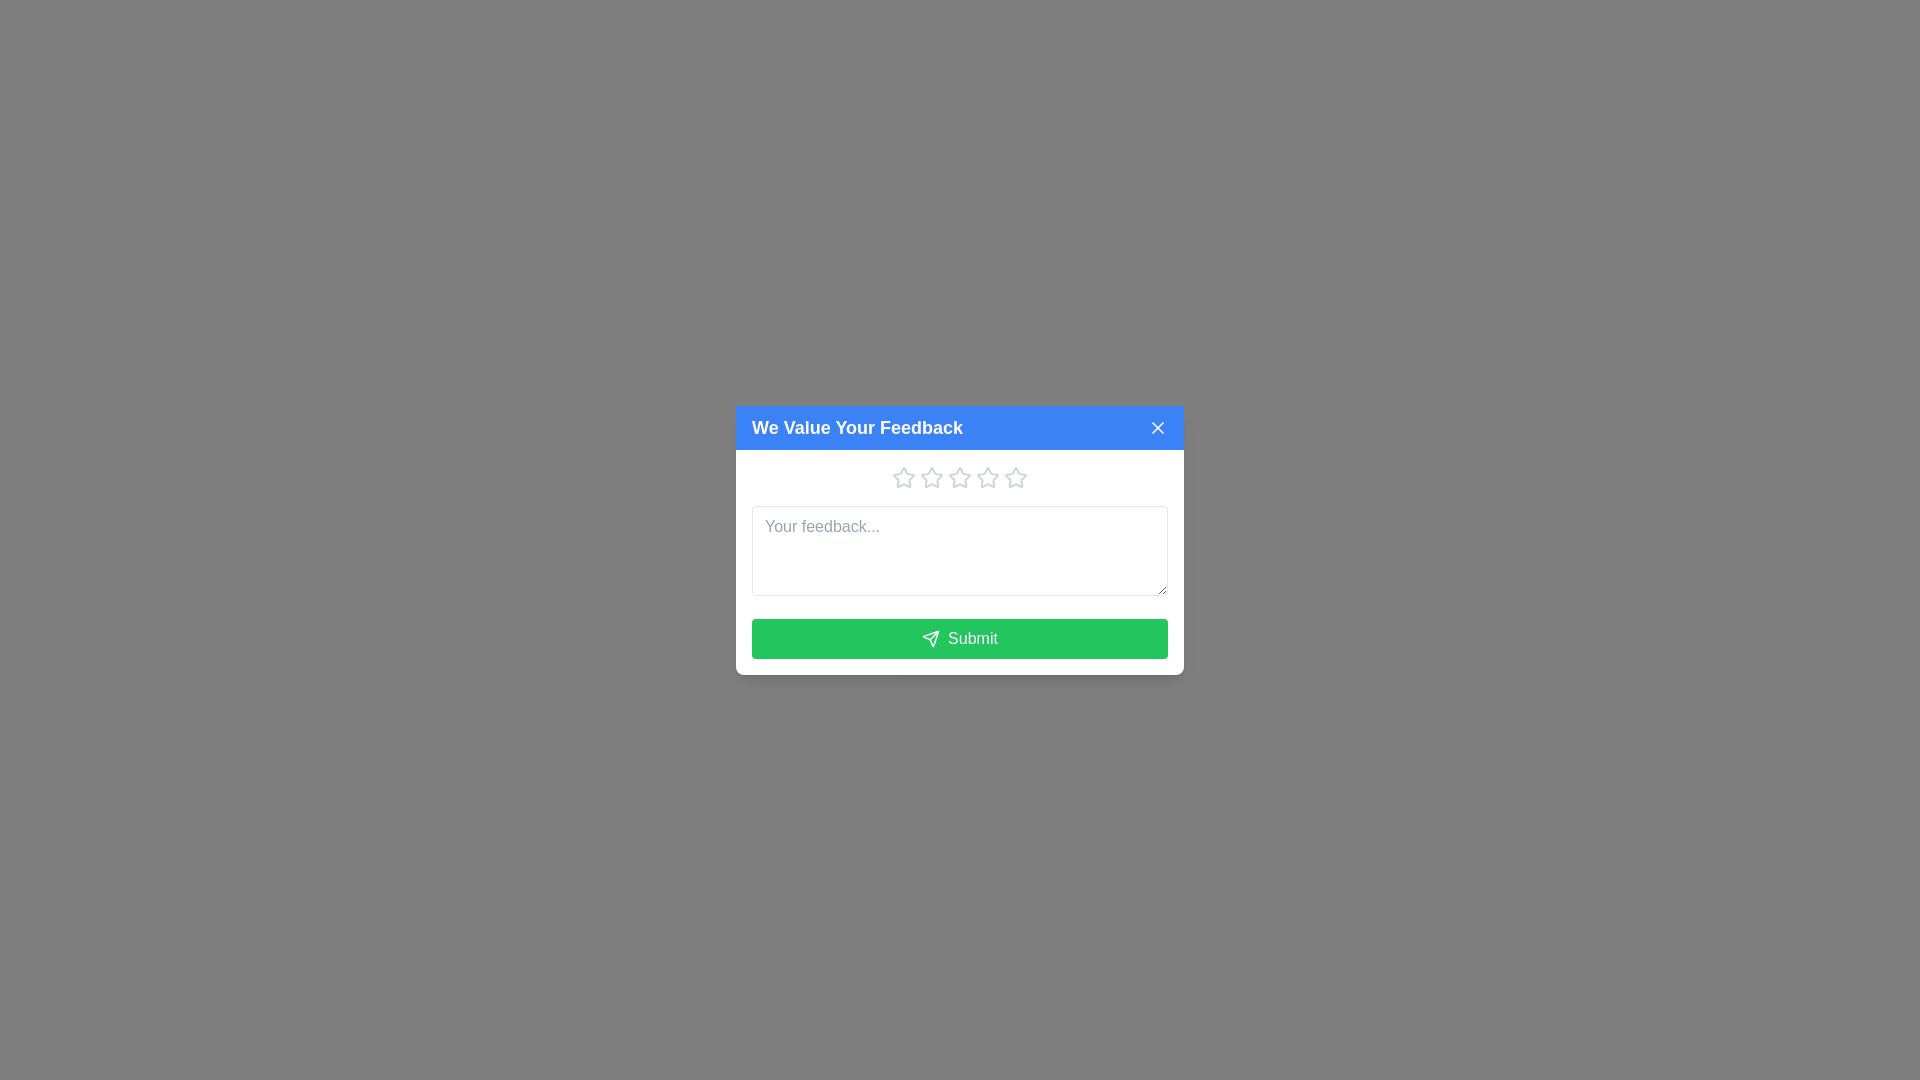  Describe the element at coordinates (930, 477) in the screenshot. I see `the second rating button in the series of five buttons within the 'We Value Your Feedback' box for accessibility navigation` at that location.